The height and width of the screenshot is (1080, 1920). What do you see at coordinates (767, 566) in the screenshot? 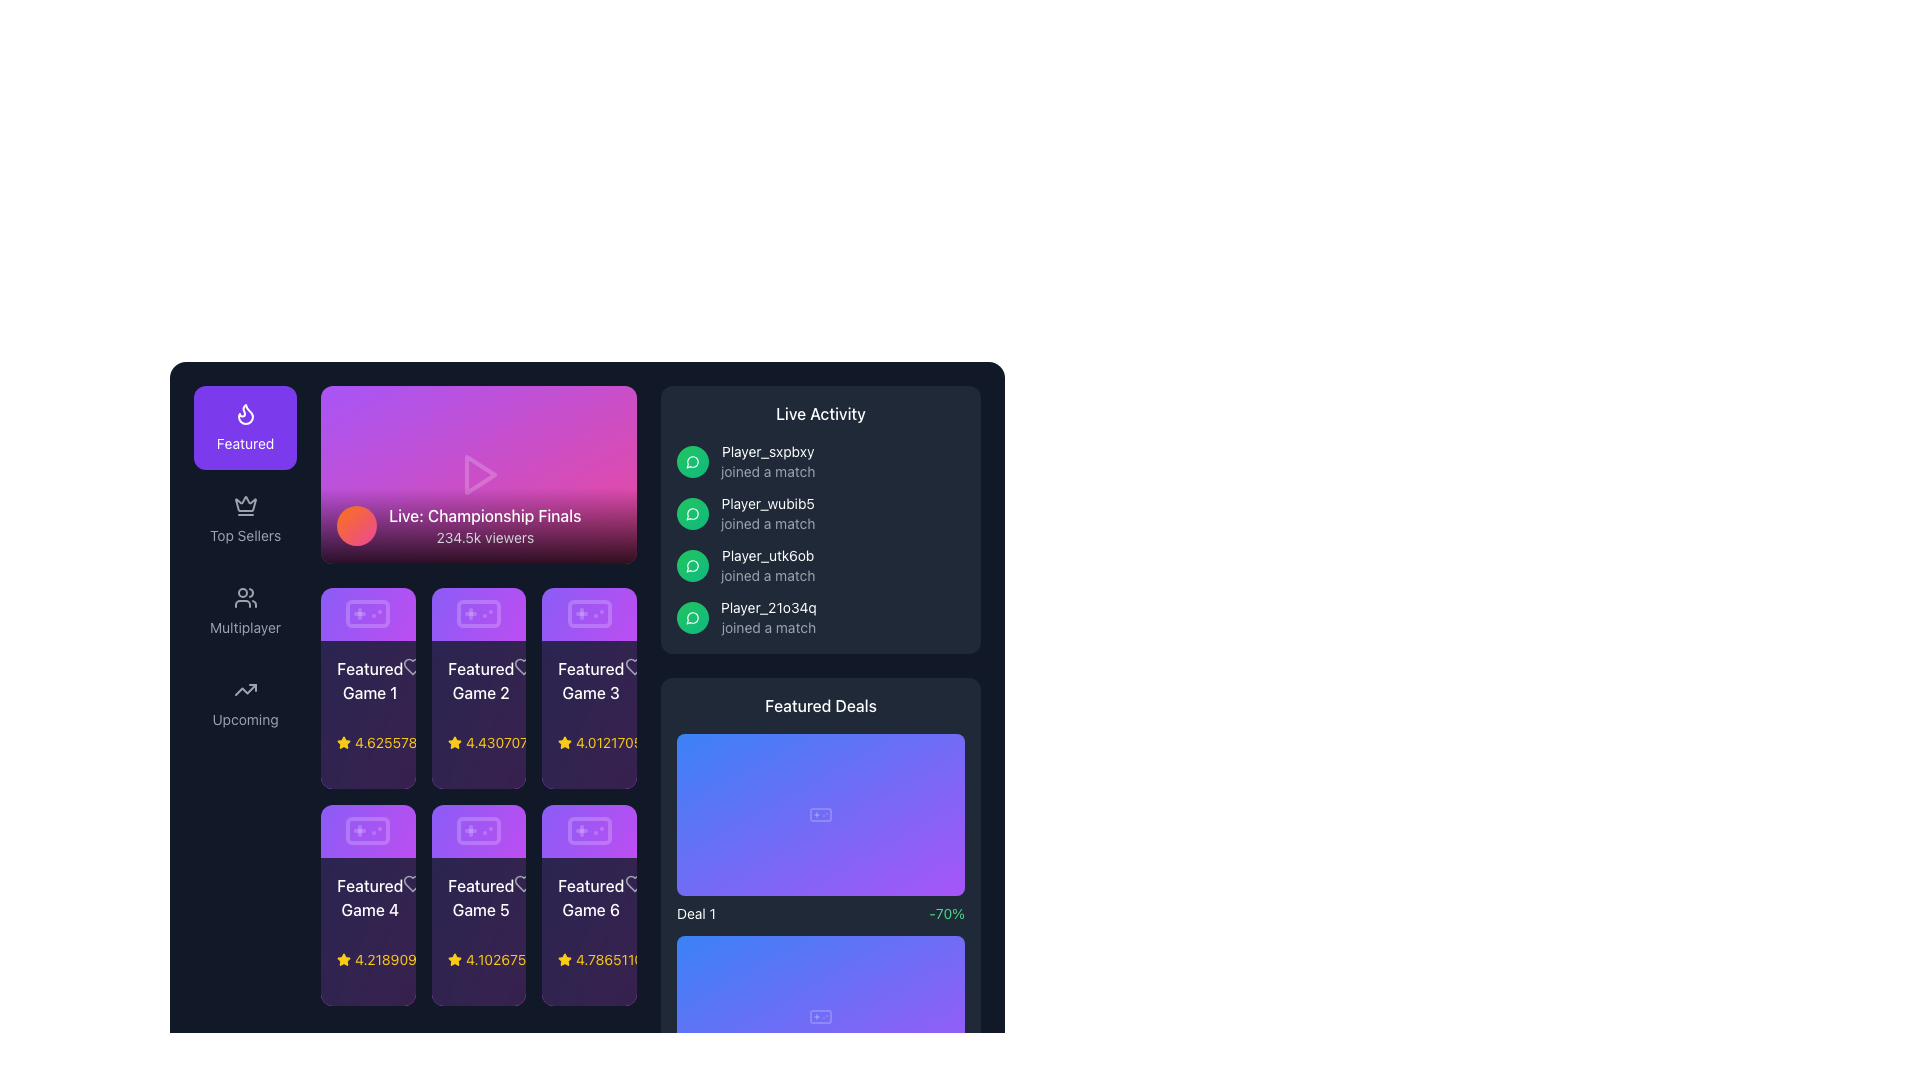
I see `displayed text in the Text Display Element indicating that 'Player_utk6ob' has joined a match, which is the third entry under the 'Live Activity' heading in the right panel` at bounding box center [767, 566].